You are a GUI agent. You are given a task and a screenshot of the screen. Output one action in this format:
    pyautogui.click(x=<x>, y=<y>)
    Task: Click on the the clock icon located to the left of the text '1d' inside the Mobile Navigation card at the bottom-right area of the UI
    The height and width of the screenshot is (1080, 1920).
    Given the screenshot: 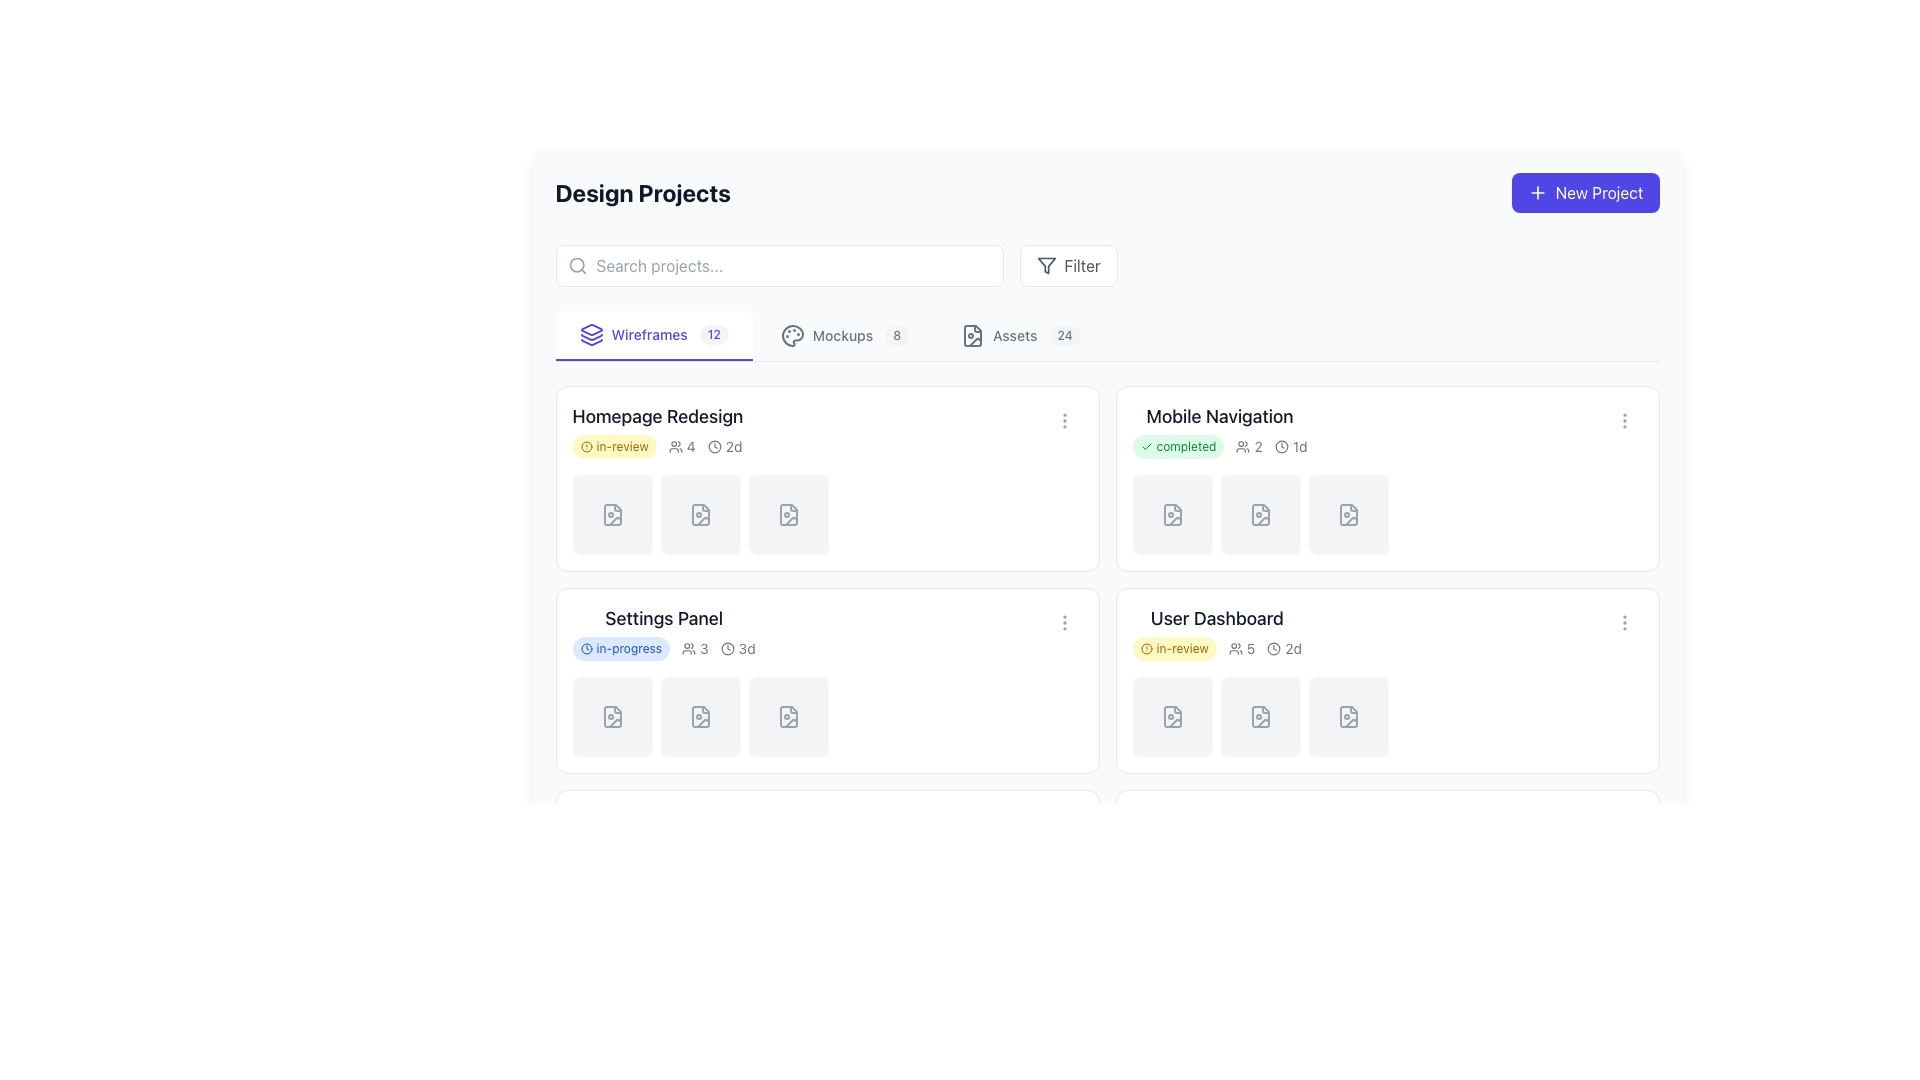 What is the action you would take?
    pyautogui.click(x=1281, y=446)
    